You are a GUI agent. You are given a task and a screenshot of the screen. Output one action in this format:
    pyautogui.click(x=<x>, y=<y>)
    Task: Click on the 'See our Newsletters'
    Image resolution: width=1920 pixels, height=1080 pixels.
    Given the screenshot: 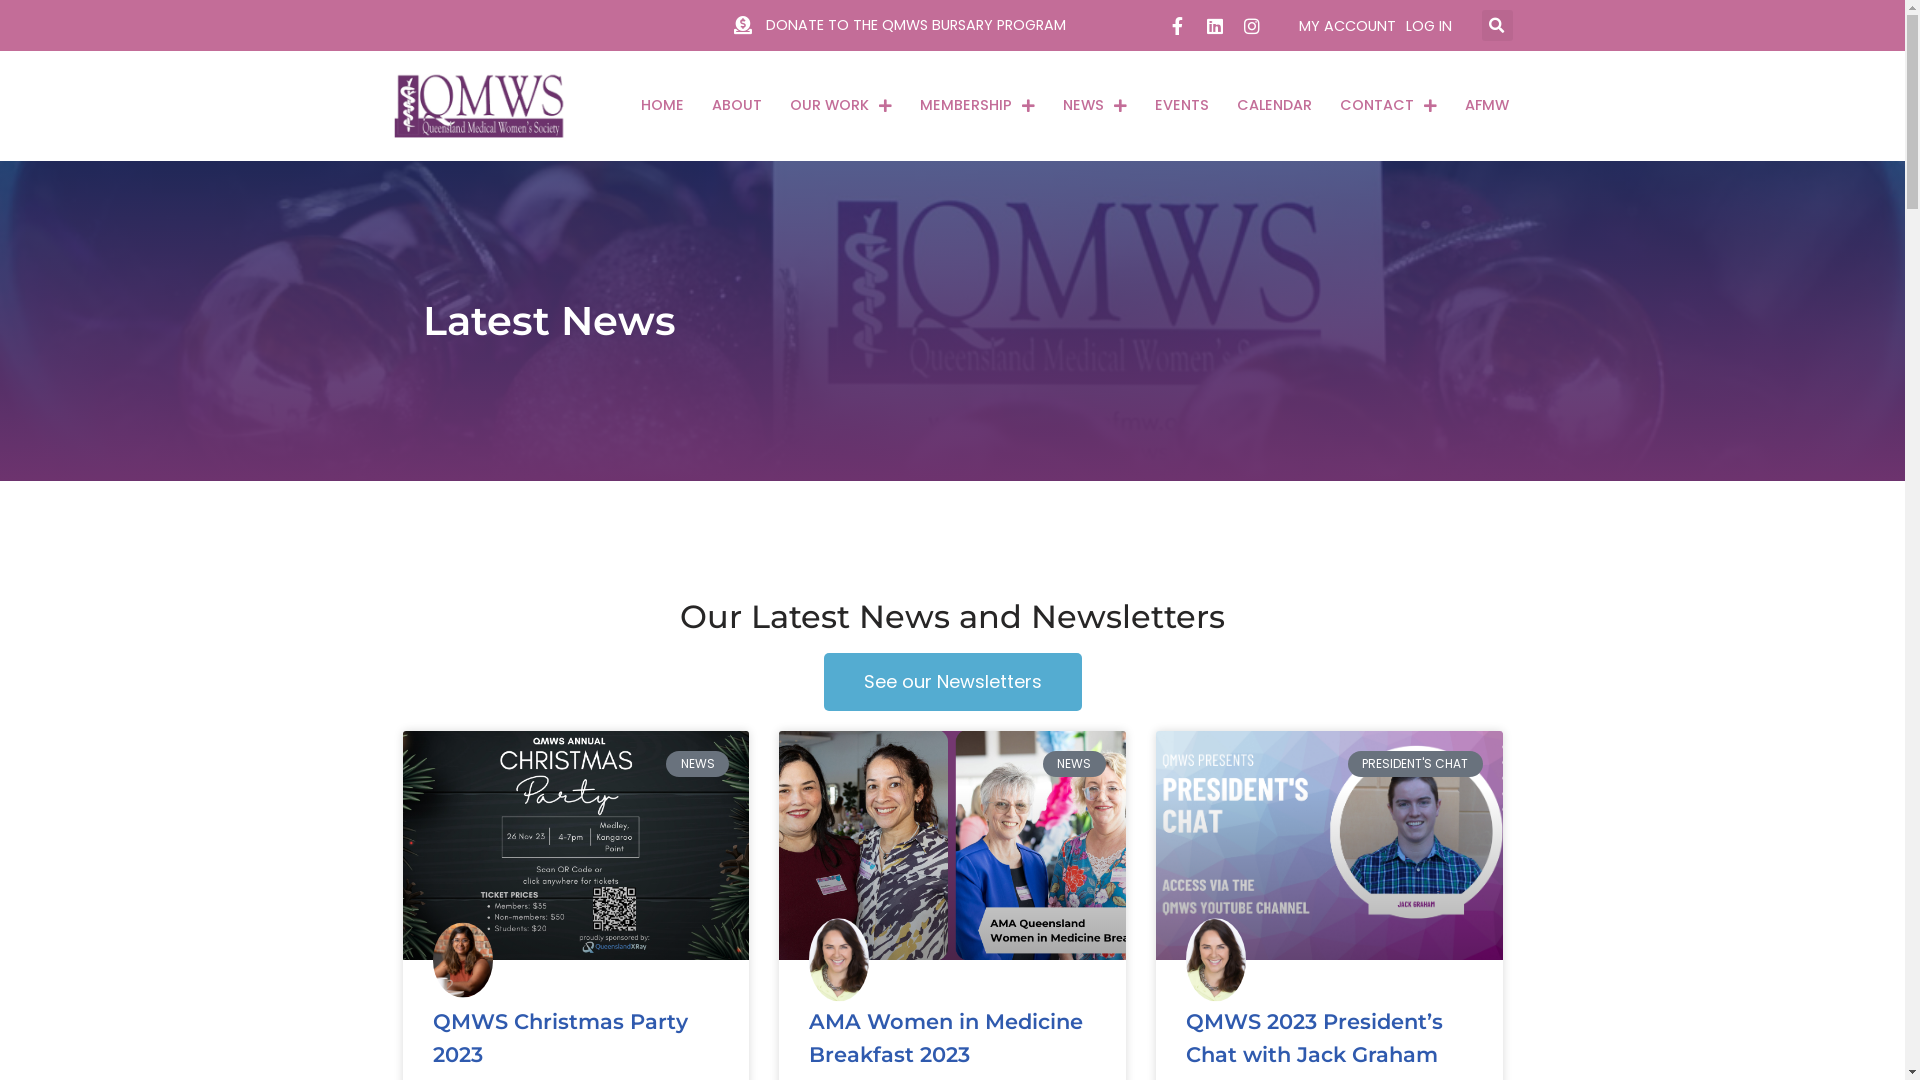 What is the action you would take?
    pyautogui.click(x=952, y=681)
    